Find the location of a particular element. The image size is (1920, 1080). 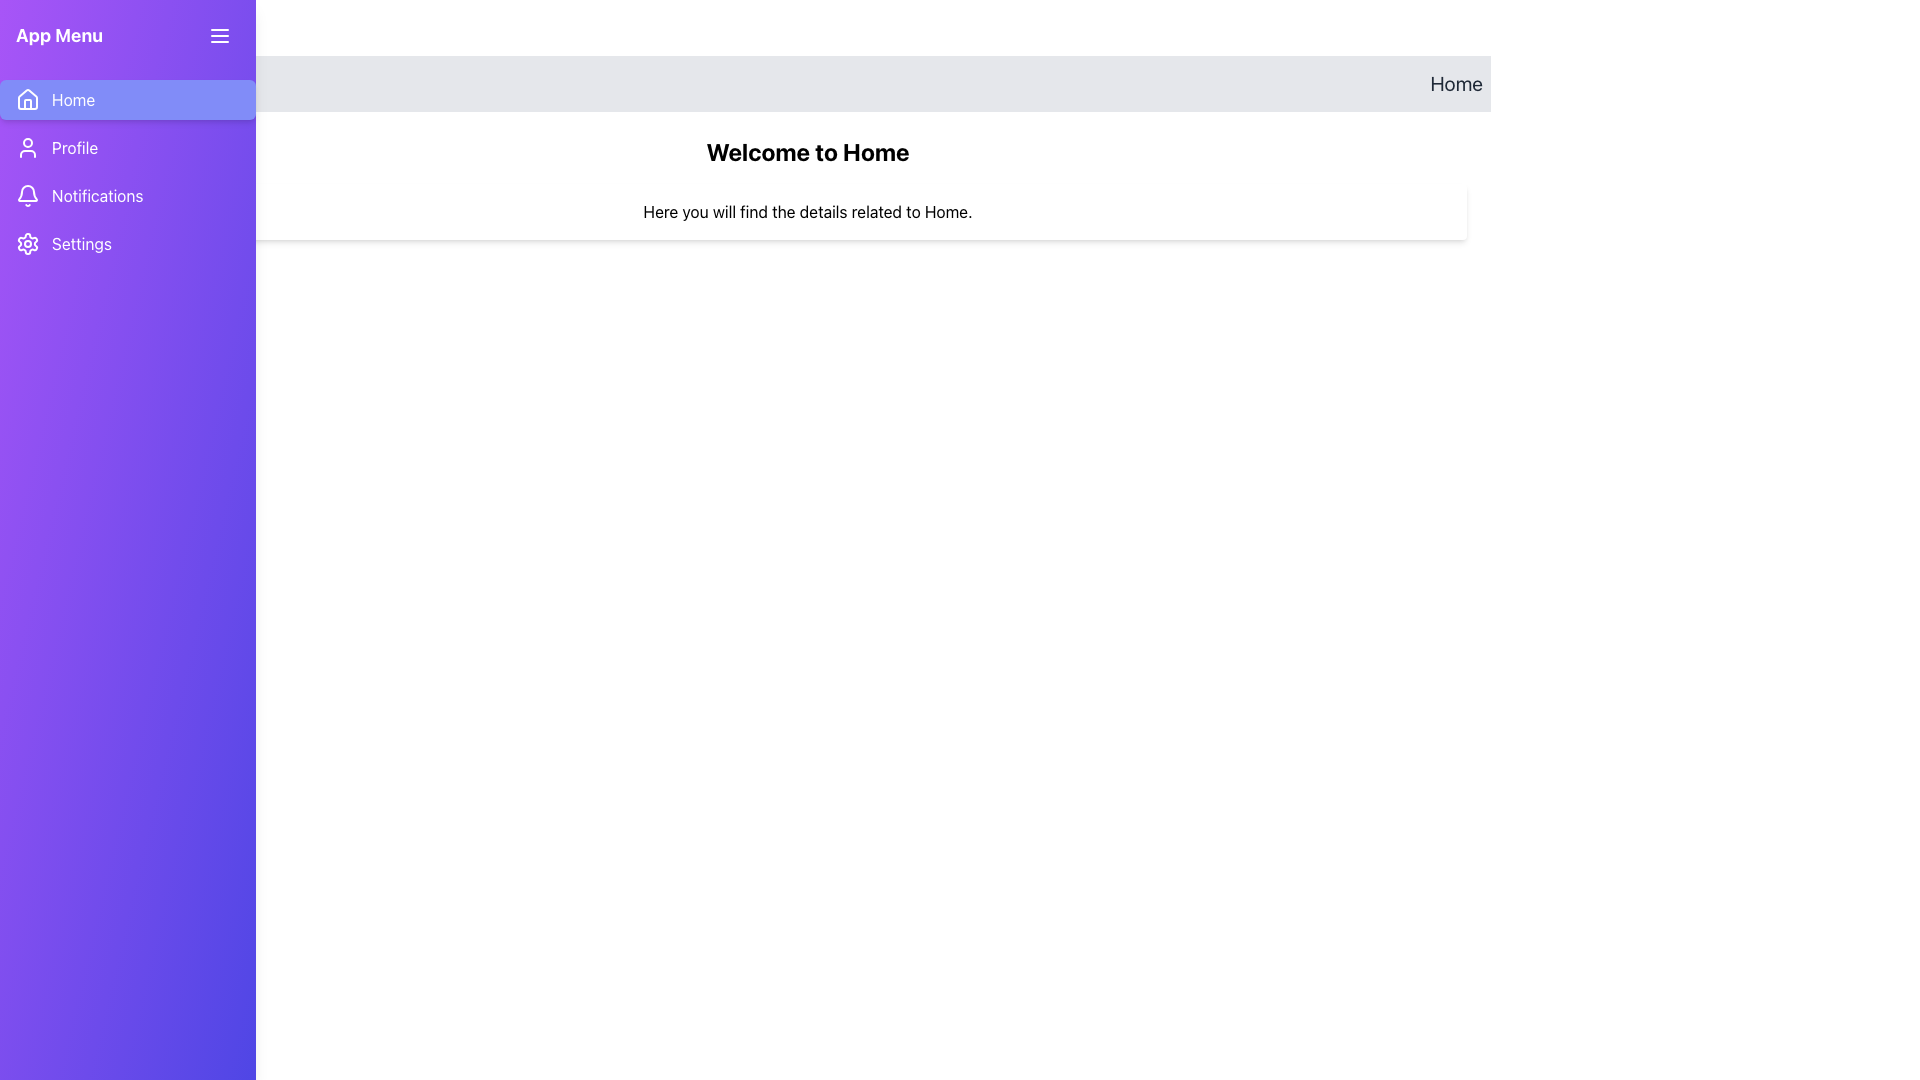

the interactive button with a purple background and a hamburger menu icon located in the top-right corner of the sidebar header is located at coordinates (220, 35).